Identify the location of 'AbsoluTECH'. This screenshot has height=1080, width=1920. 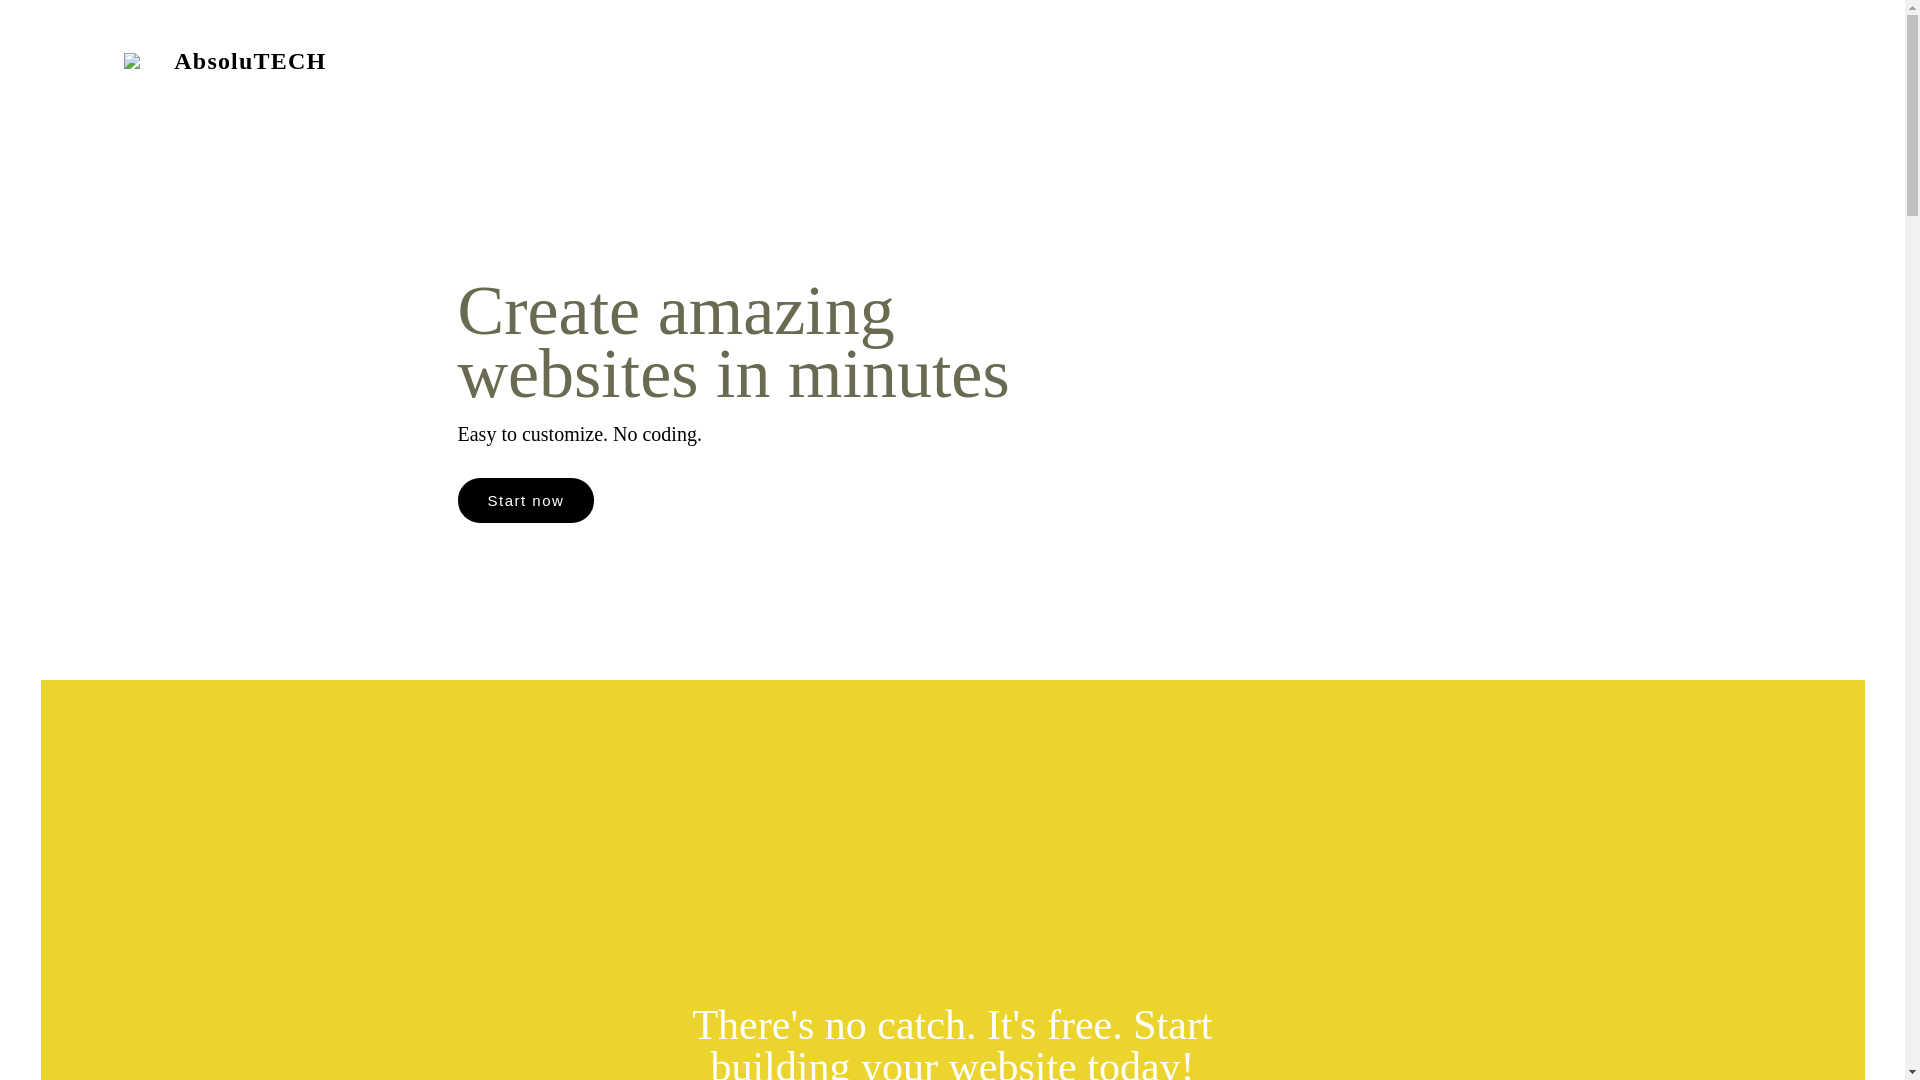
(243, 64).